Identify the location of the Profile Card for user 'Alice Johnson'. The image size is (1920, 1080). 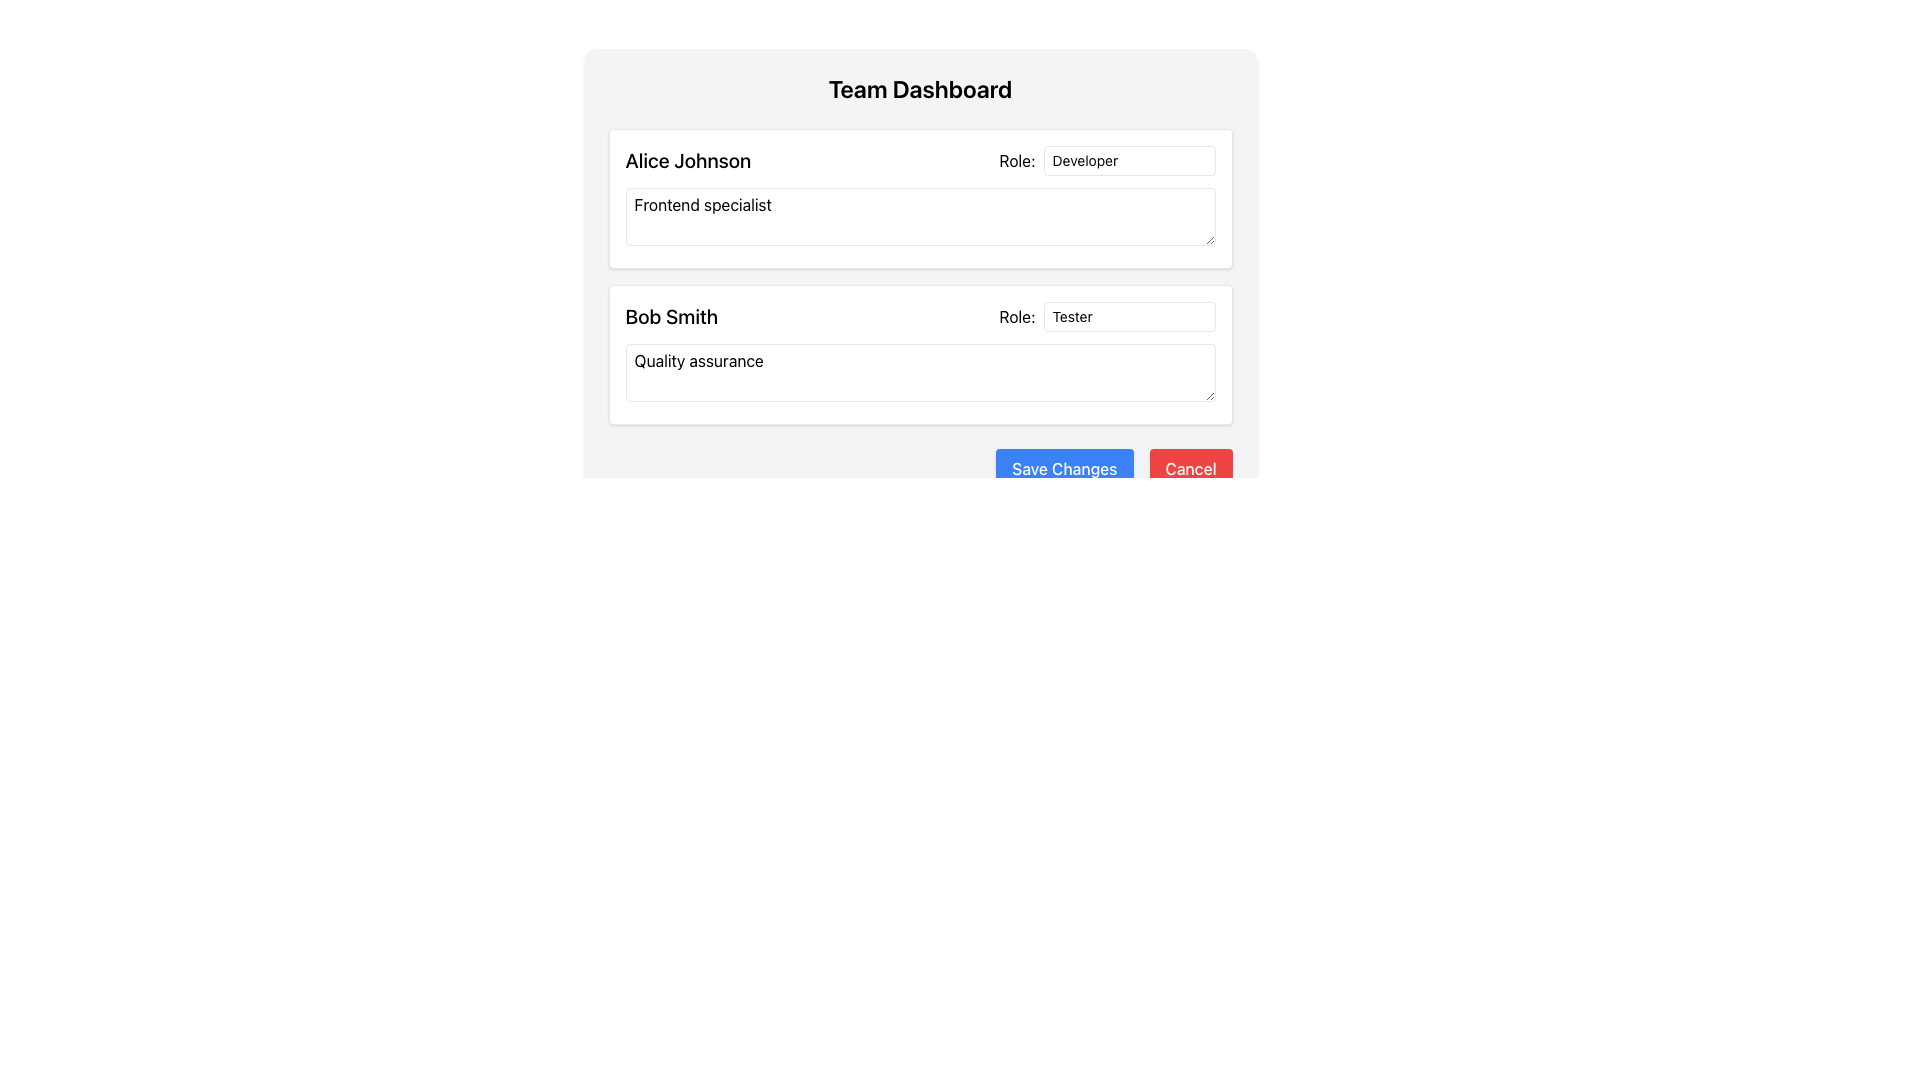
(919, 199).